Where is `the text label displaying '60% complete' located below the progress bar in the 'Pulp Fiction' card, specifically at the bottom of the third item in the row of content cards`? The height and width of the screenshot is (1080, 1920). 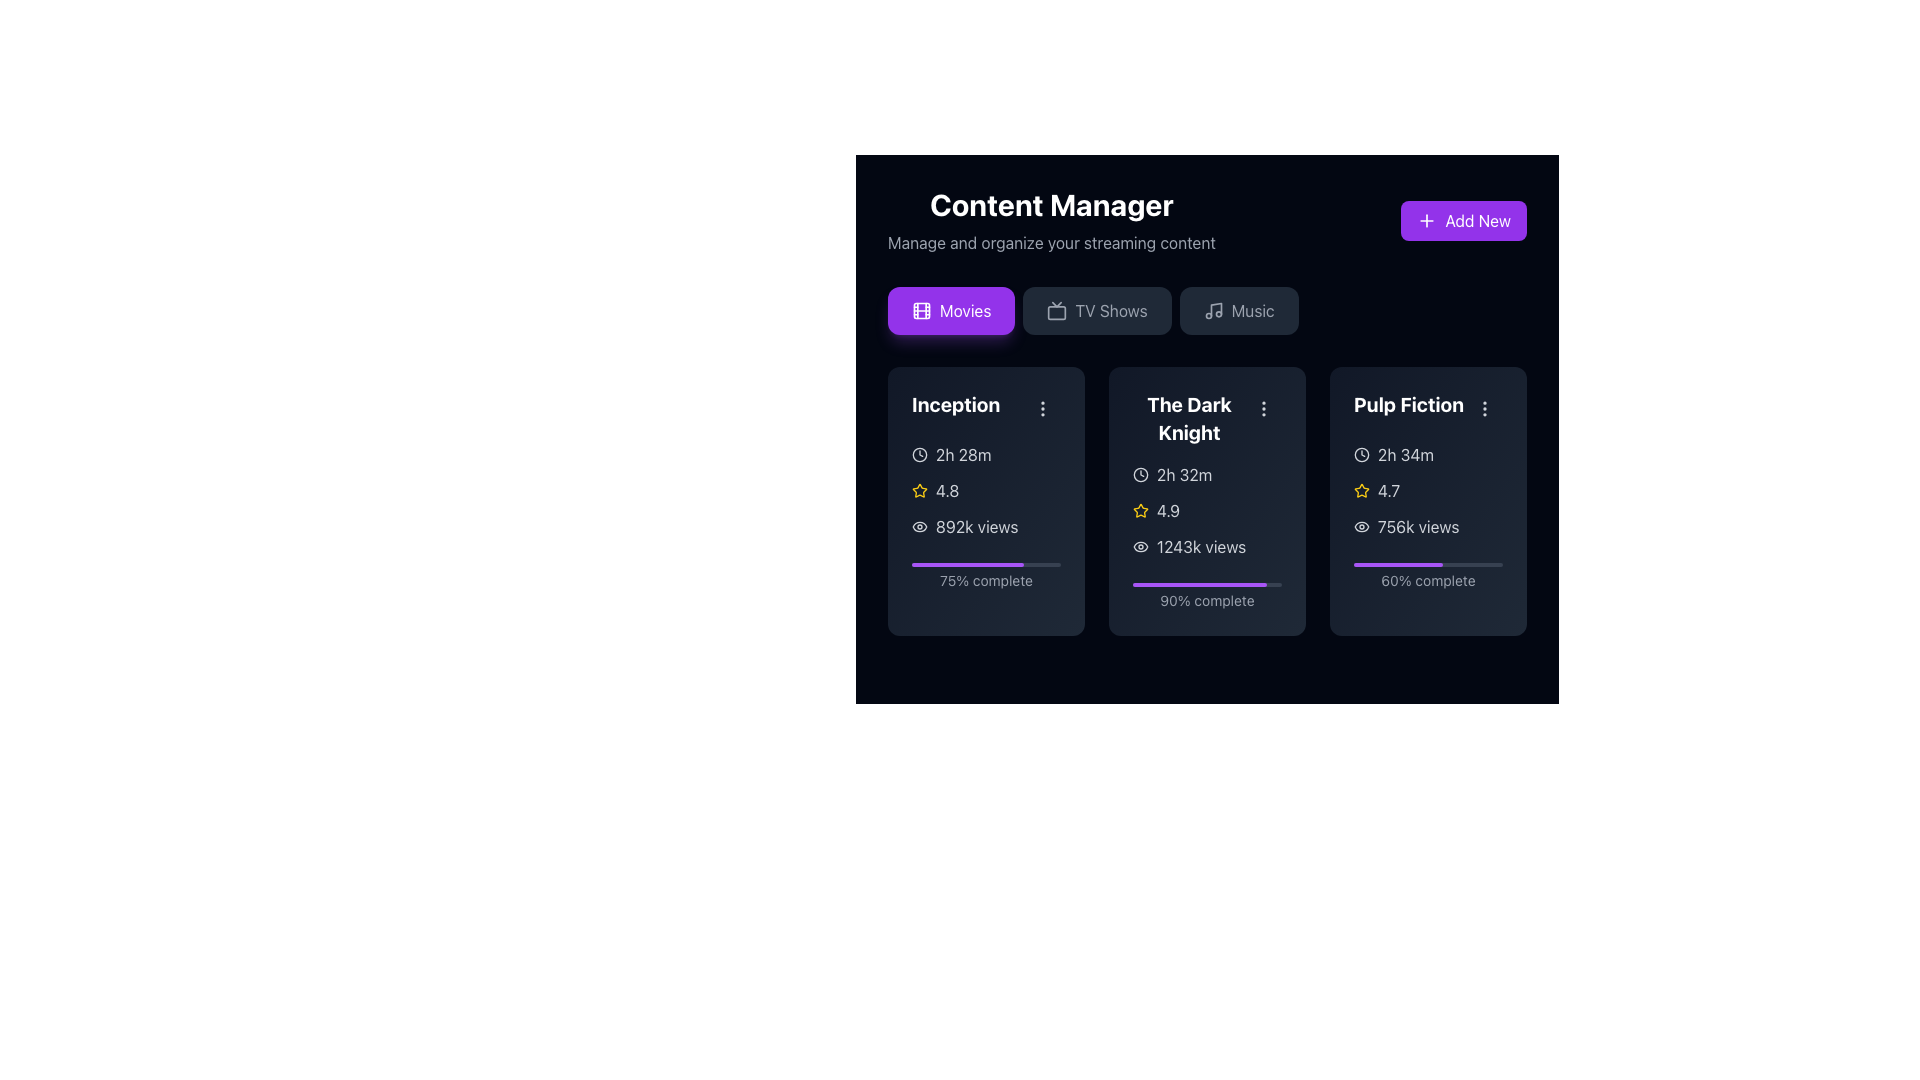 the text label displaying '60% complete' located below the progress bar in the 'Pulp Fiction' card, specifically at the bottom of the third item in the row of content cards is located at coordinates (1427, 581).